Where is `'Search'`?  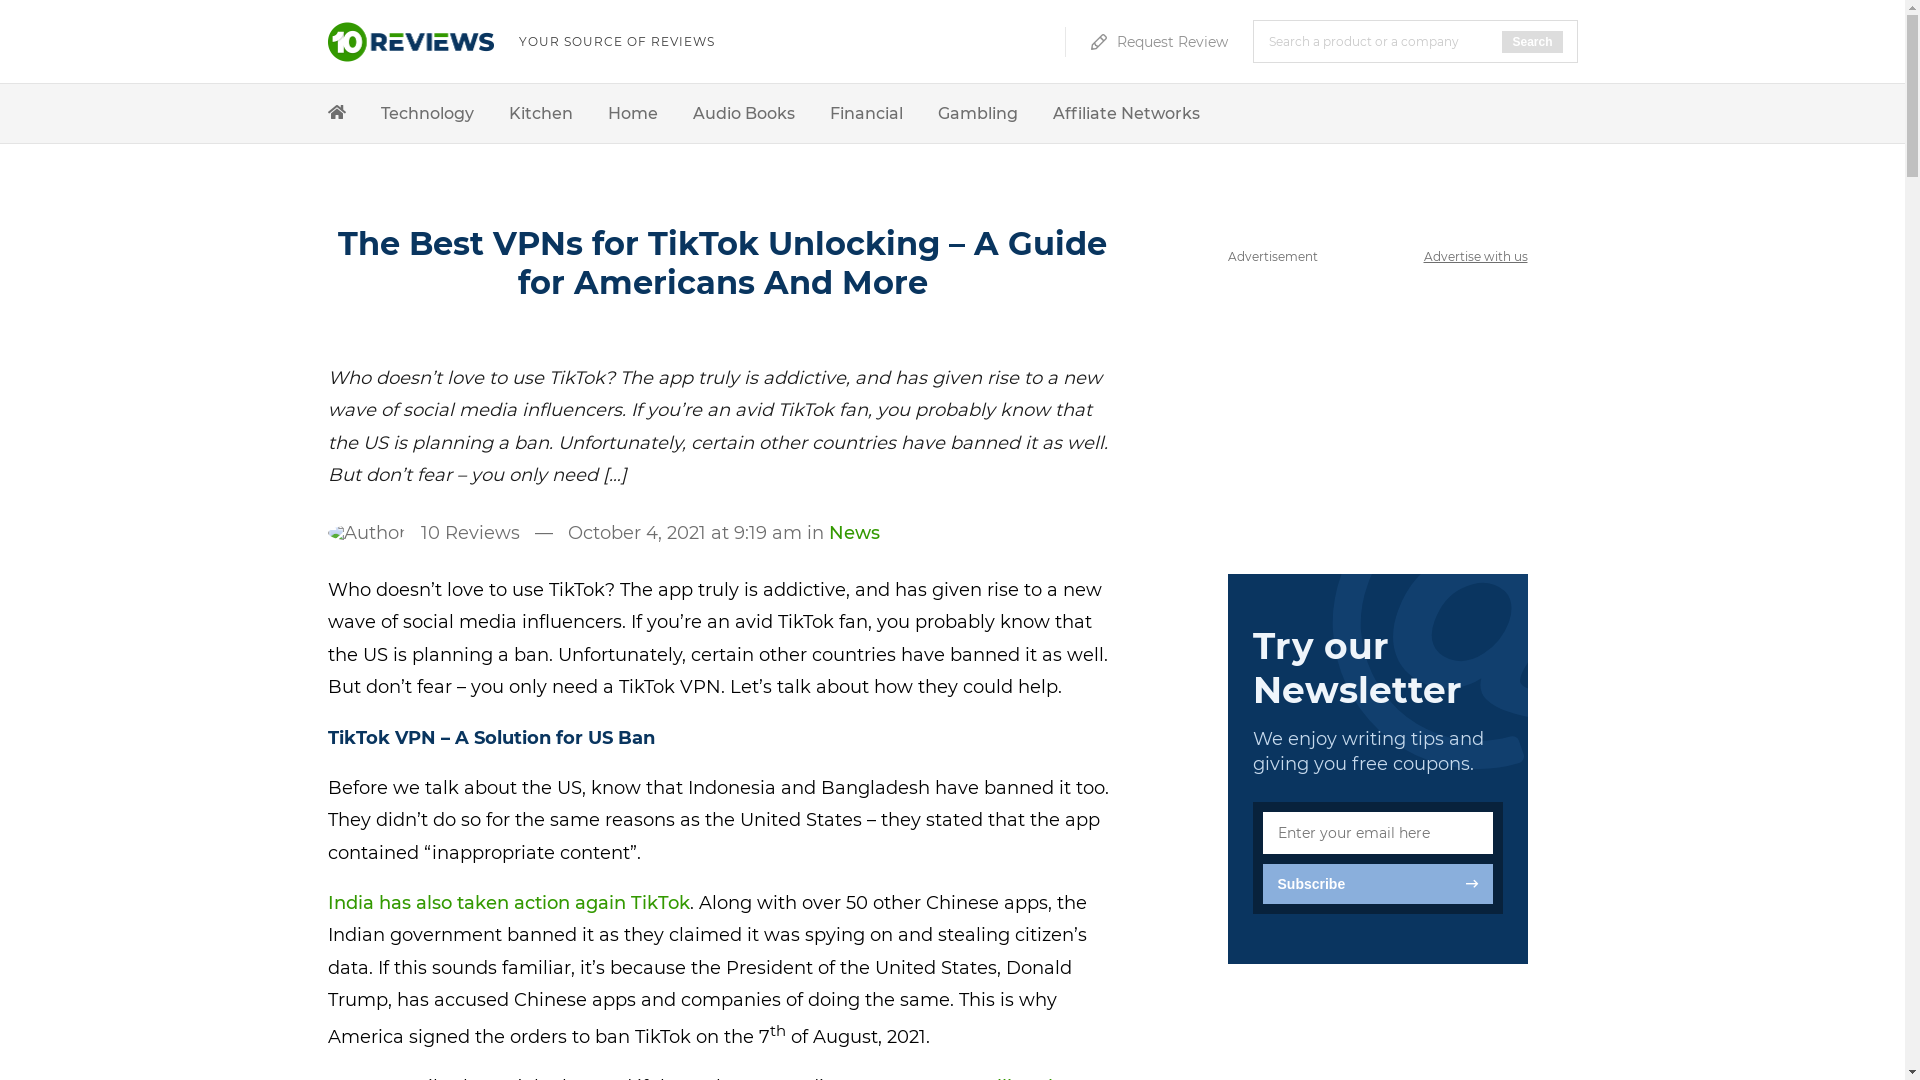 'Search' is located at coordinates (1502, 42).